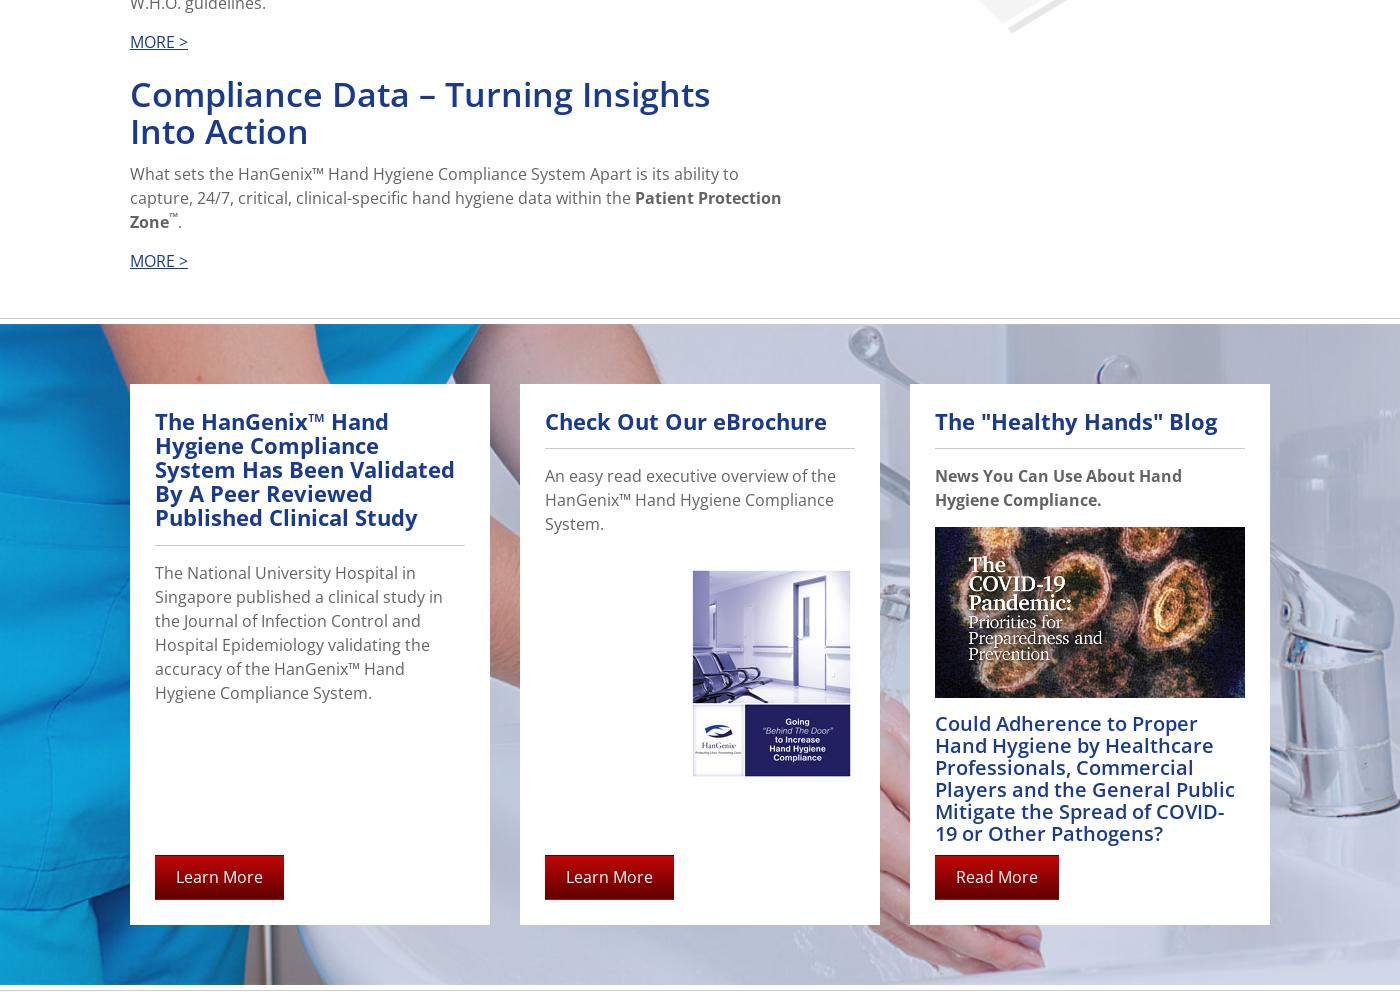  What do you see at coordinates (305, 468) in the screenshot?
I see `'The HanGenix™ Hand Hygiene Compliance System Has Been Validated By A Peer Reviewed Published Clinical Study'` at bounding box center [305, 468].